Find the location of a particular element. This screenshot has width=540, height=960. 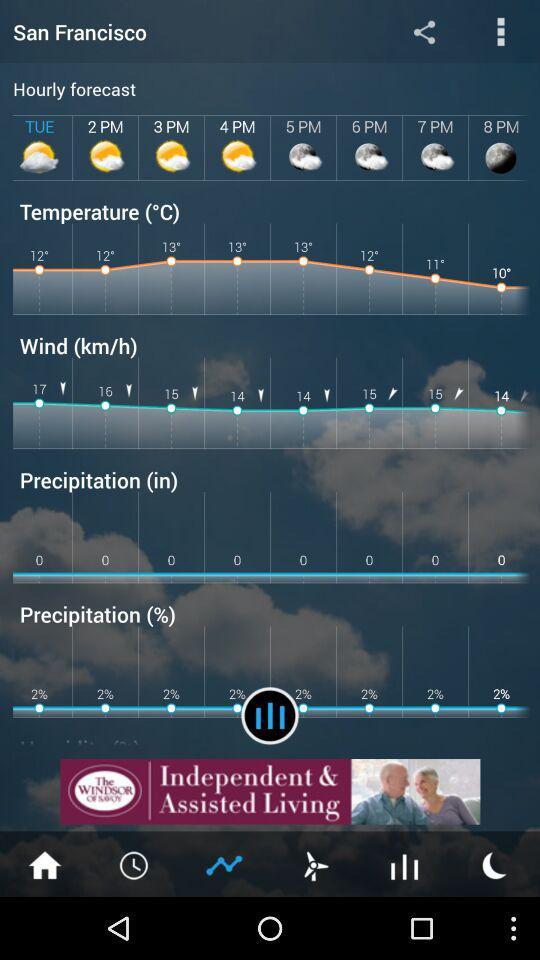

menu button is located at coordinates (135, 863).